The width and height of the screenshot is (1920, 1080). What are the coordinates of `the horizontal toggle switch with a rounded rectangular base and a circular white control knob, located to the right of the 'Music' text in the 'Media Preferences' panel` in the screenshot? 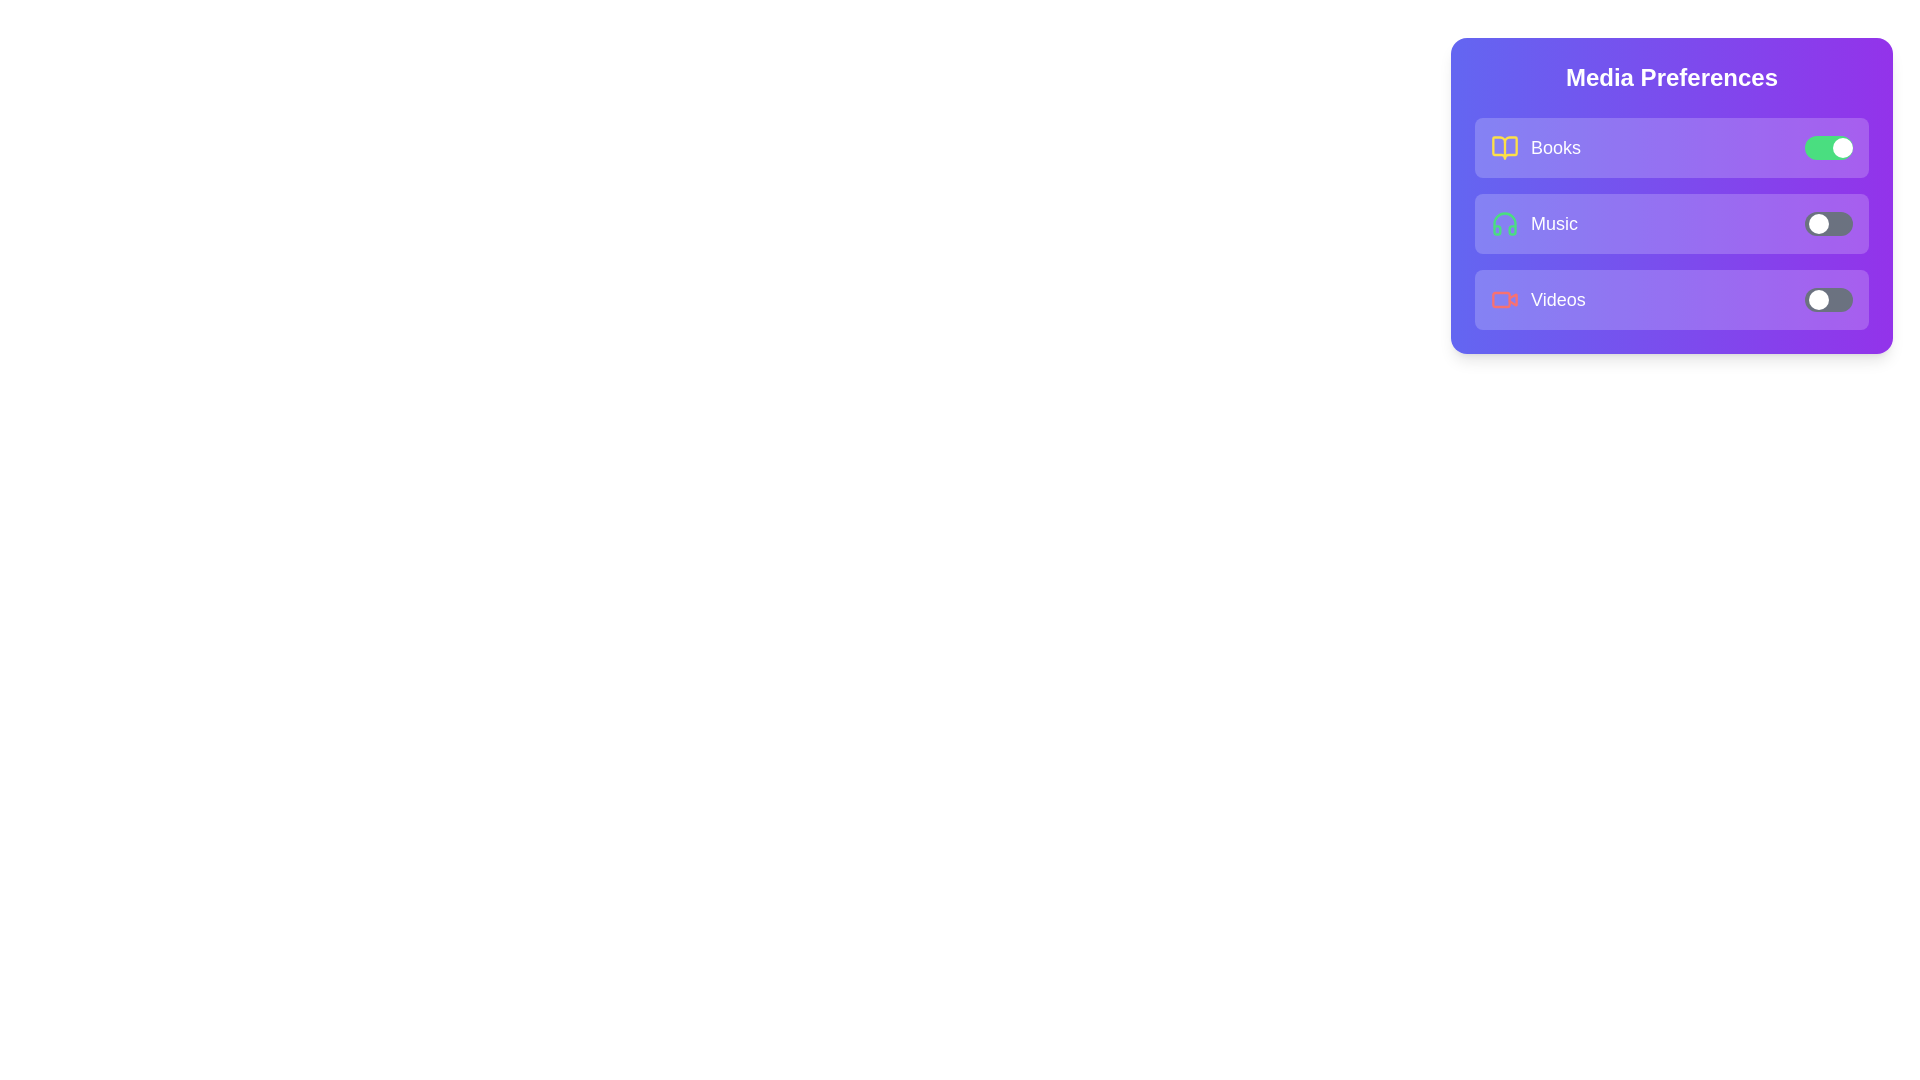 It's located at (1828, 223).